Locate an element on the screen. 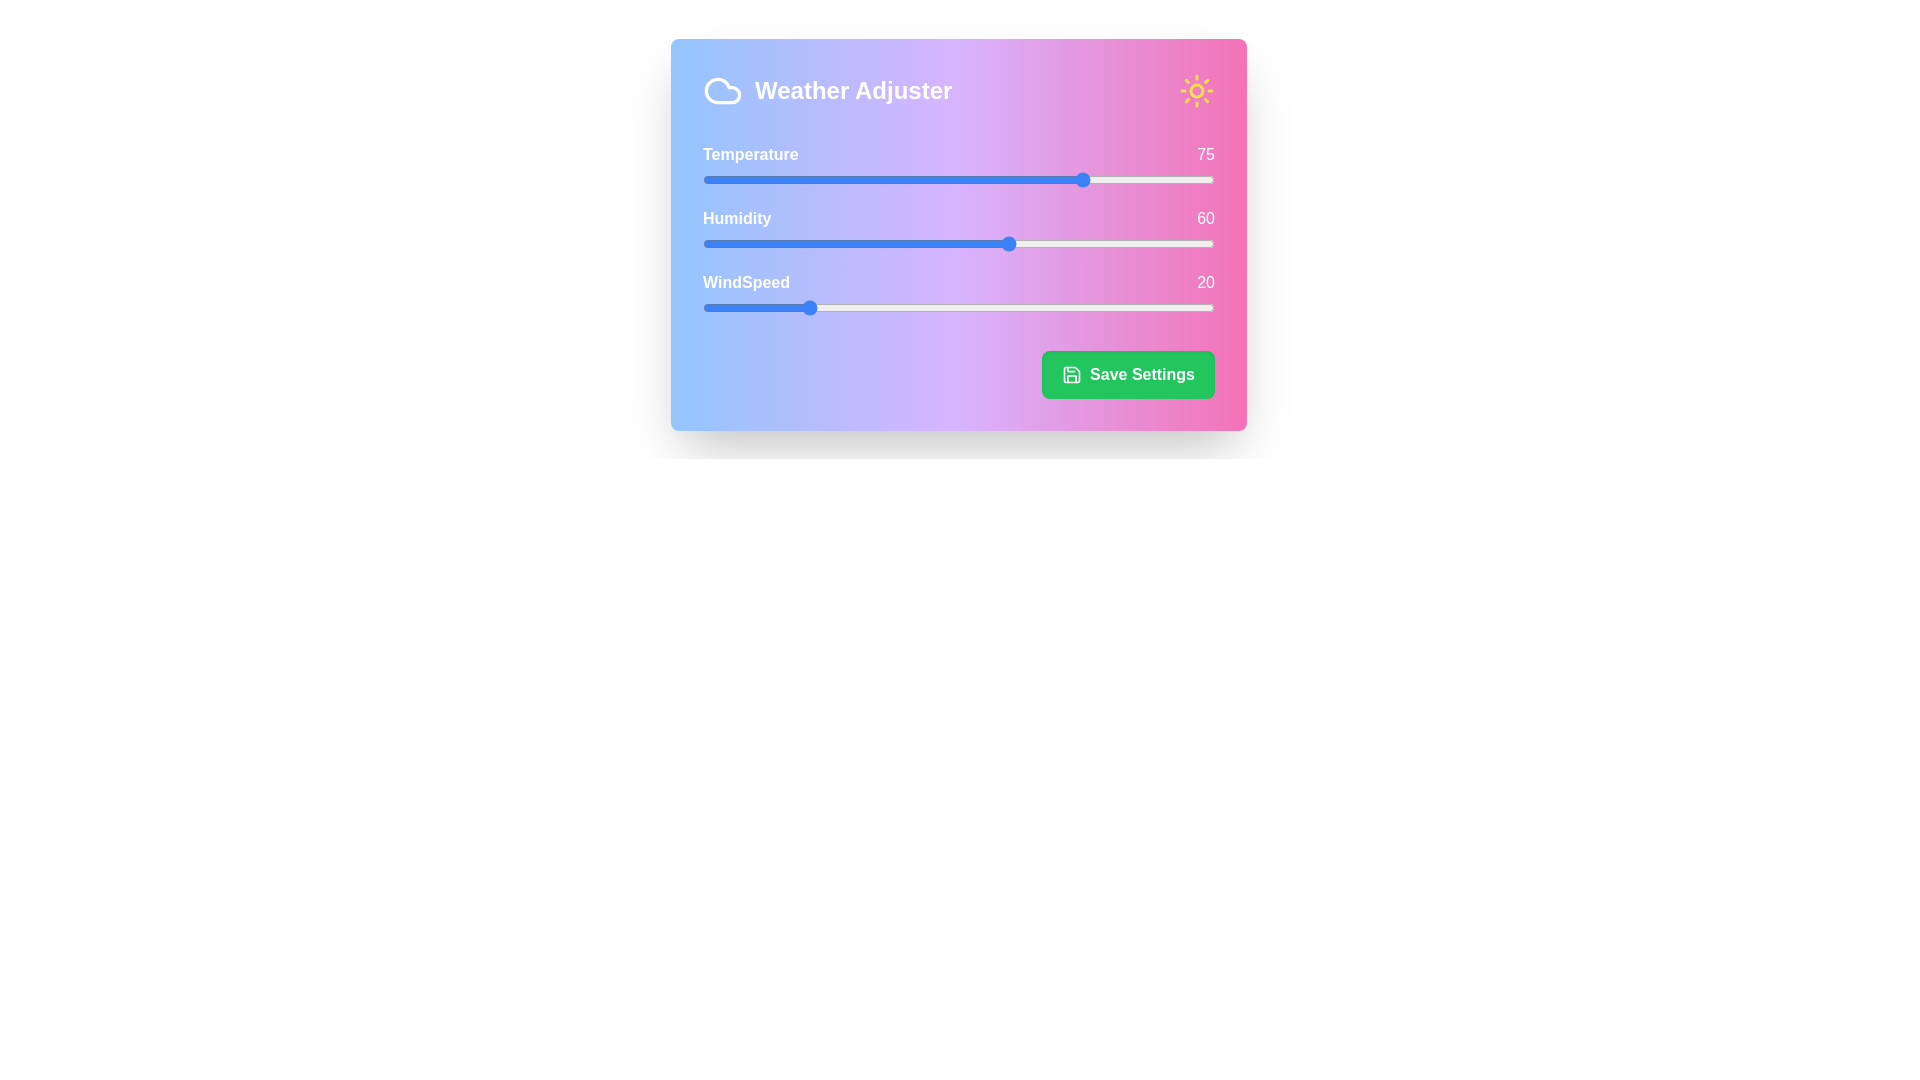 The width and height of the screenshot is (1920, 1080). the wind speed is located at coordinates (1203, 308).